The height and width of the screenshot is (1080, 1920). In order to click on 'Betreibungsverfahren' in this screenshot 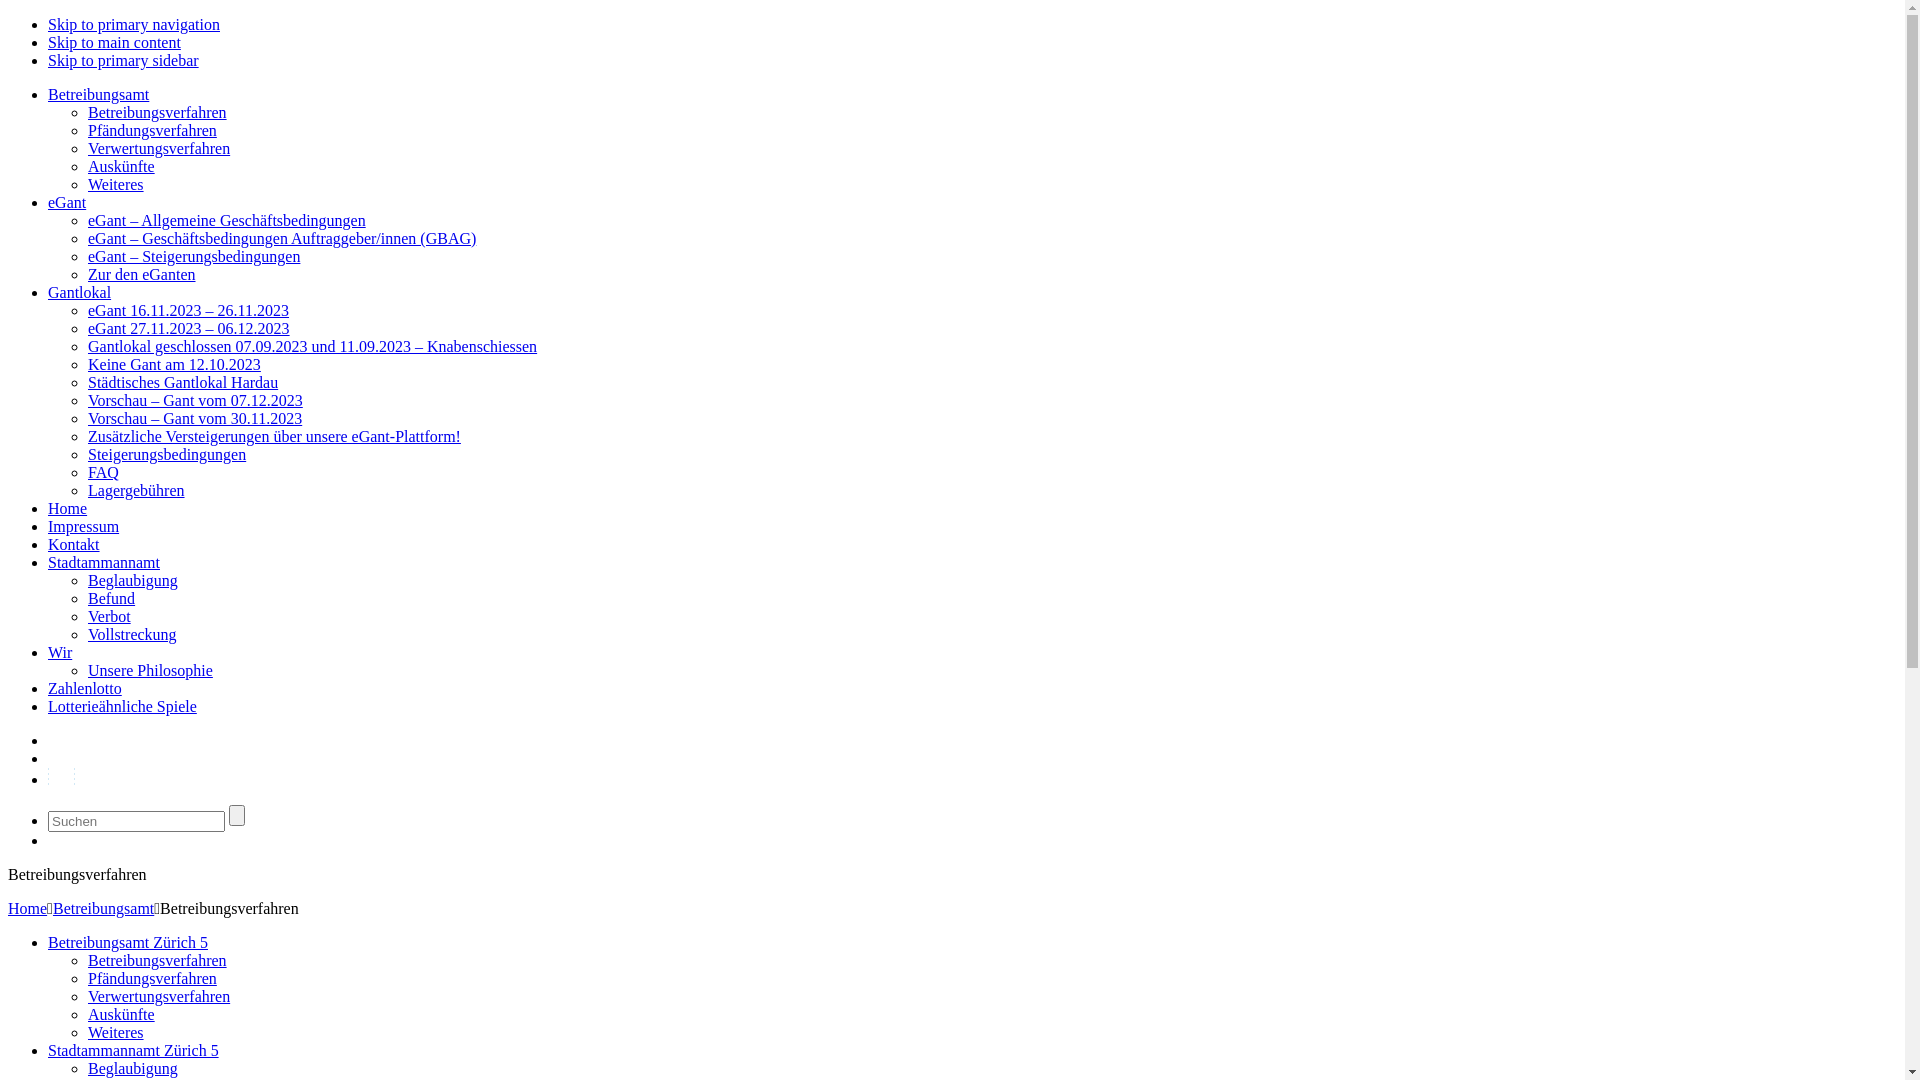, I will do `click(86, 959)`.